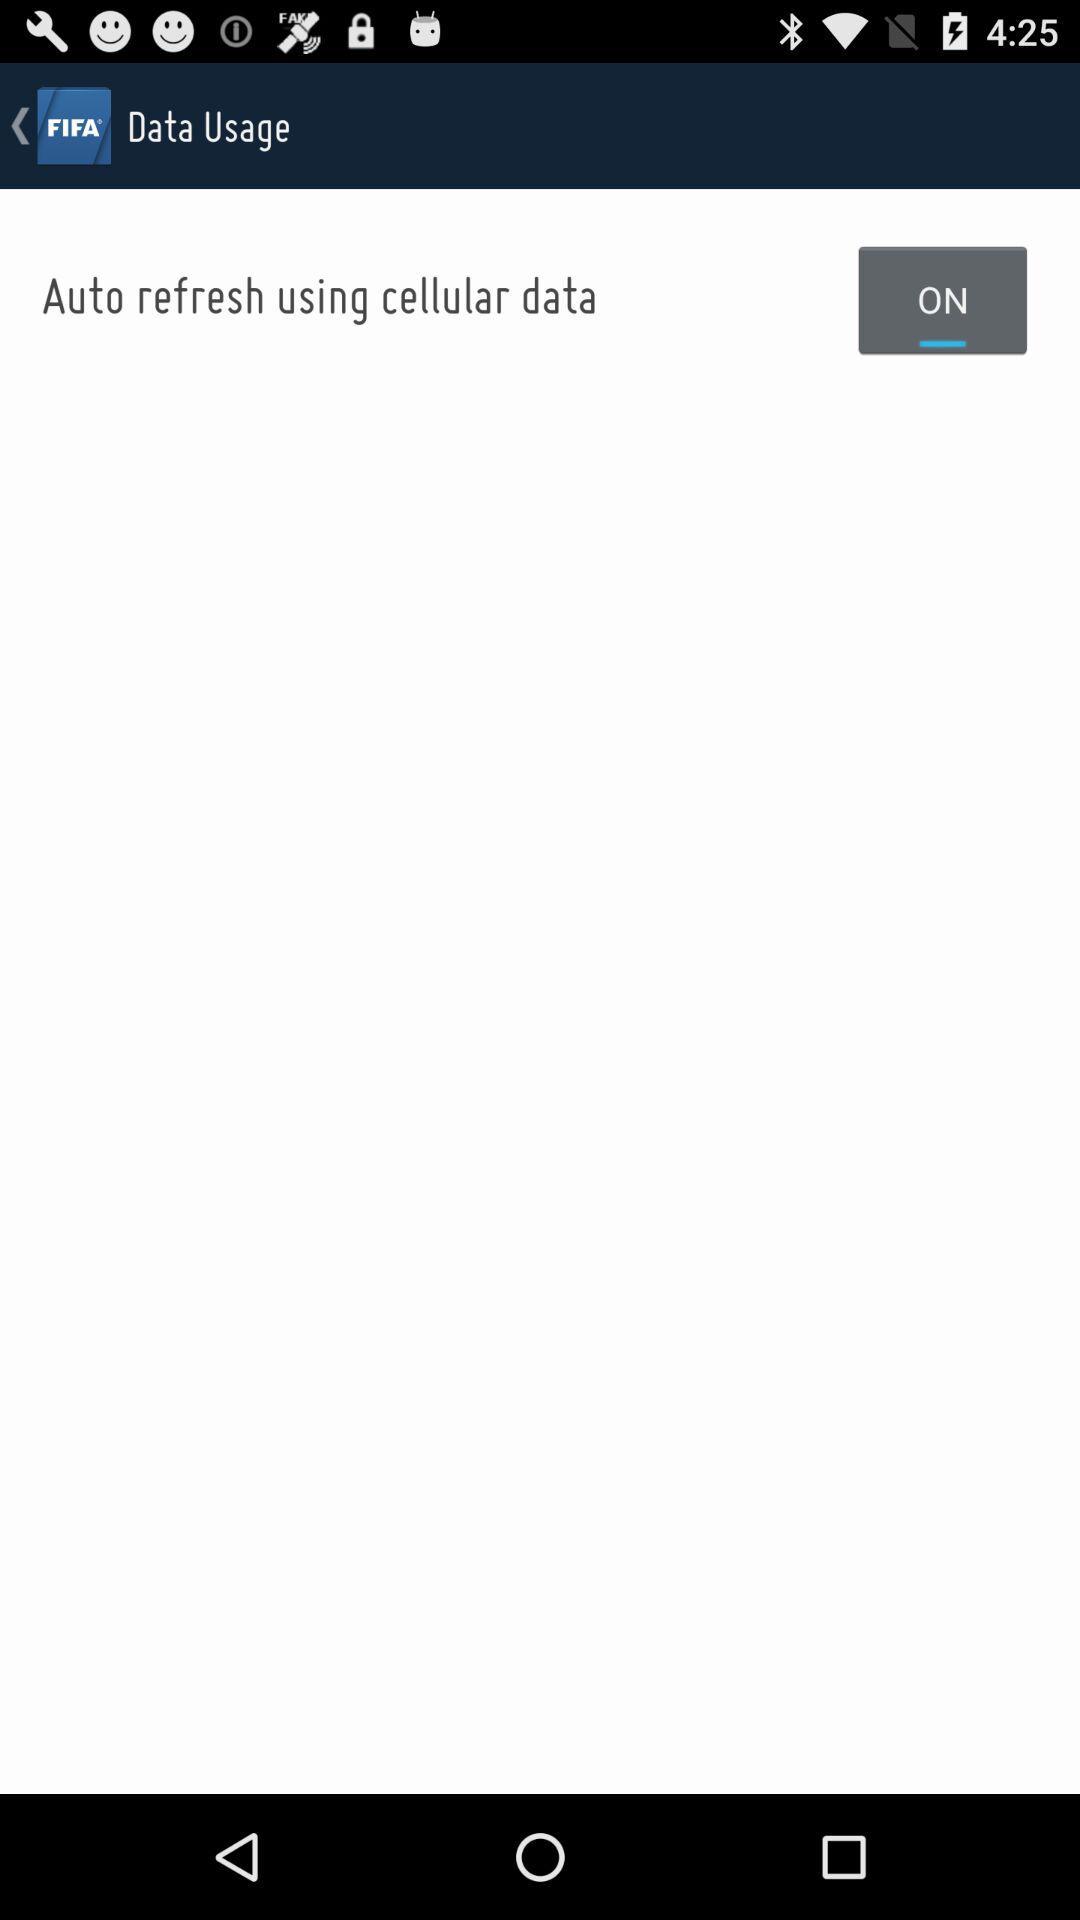  Describe the element at coordinates (943, 298) in the screenshot. I see `the on item` at that location.